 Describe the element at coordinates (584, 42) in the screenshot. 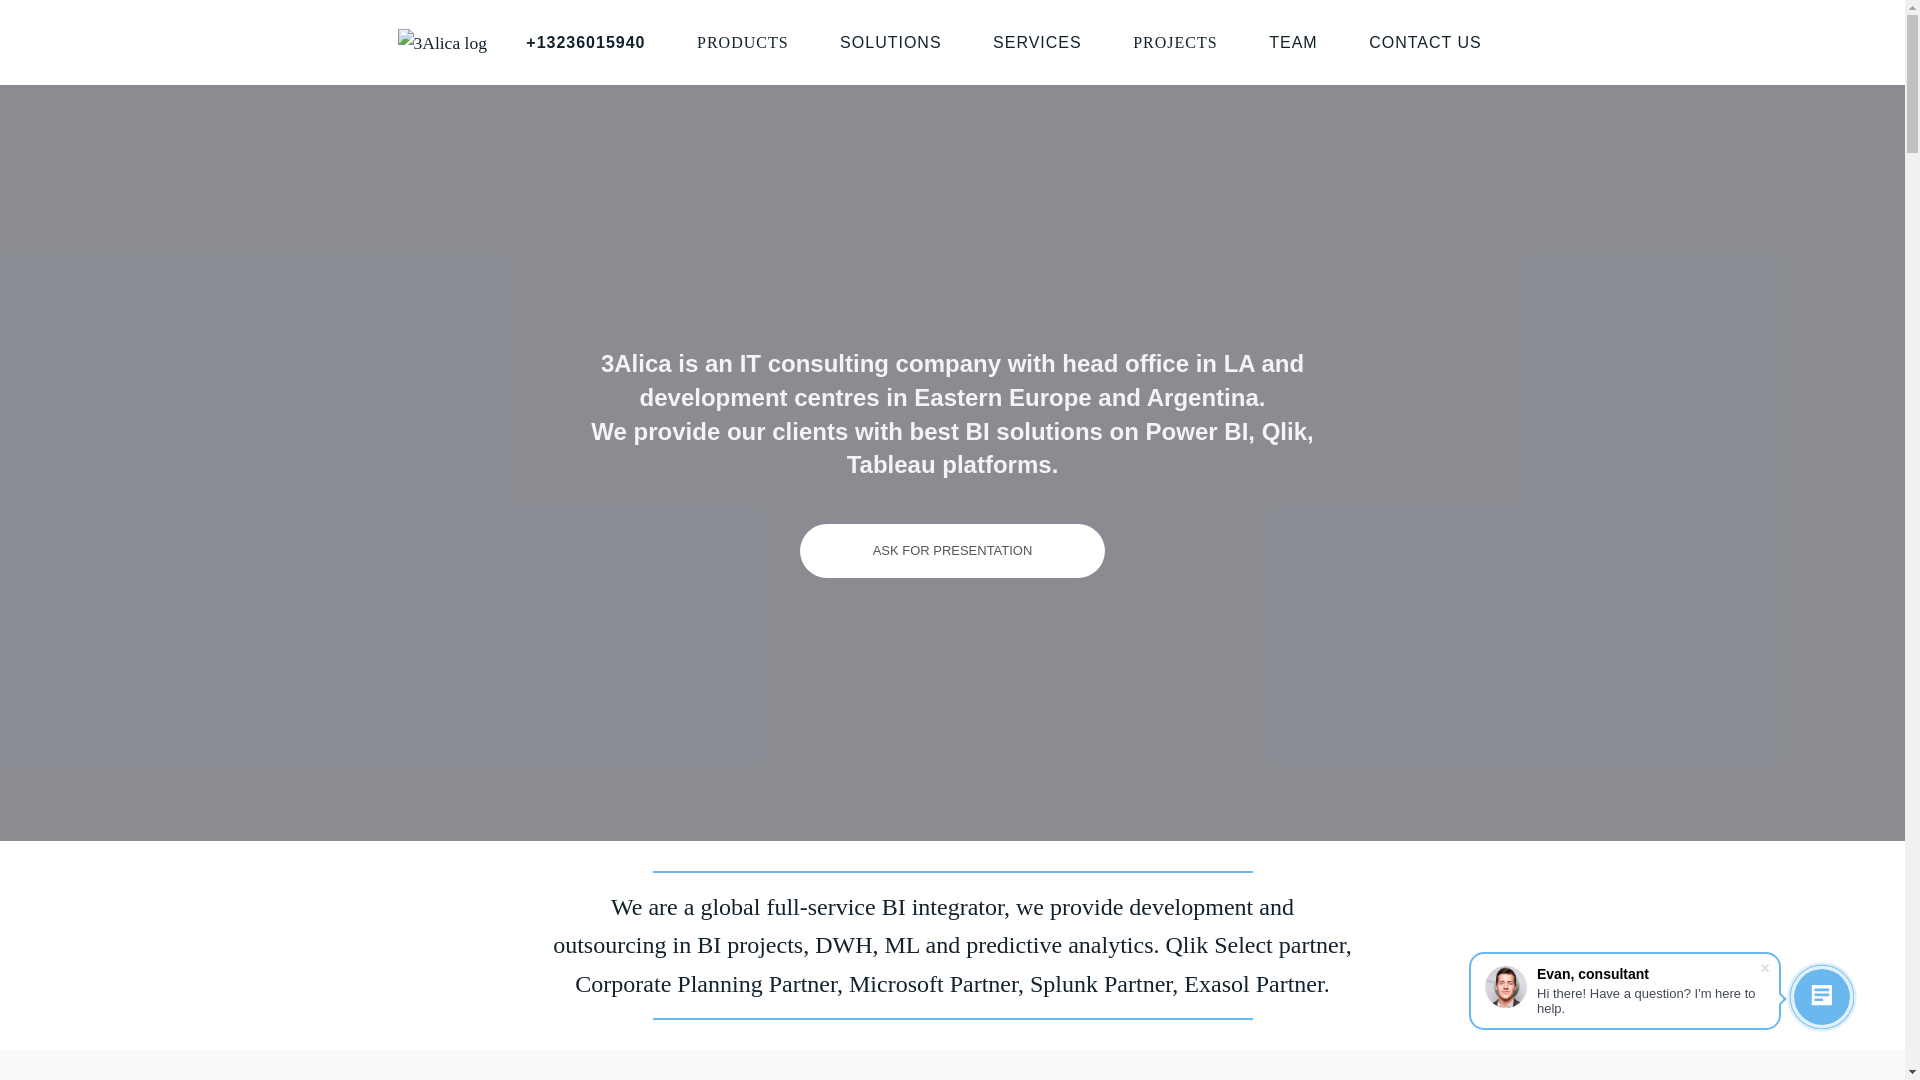

I see `'+13236015940'` at that location.